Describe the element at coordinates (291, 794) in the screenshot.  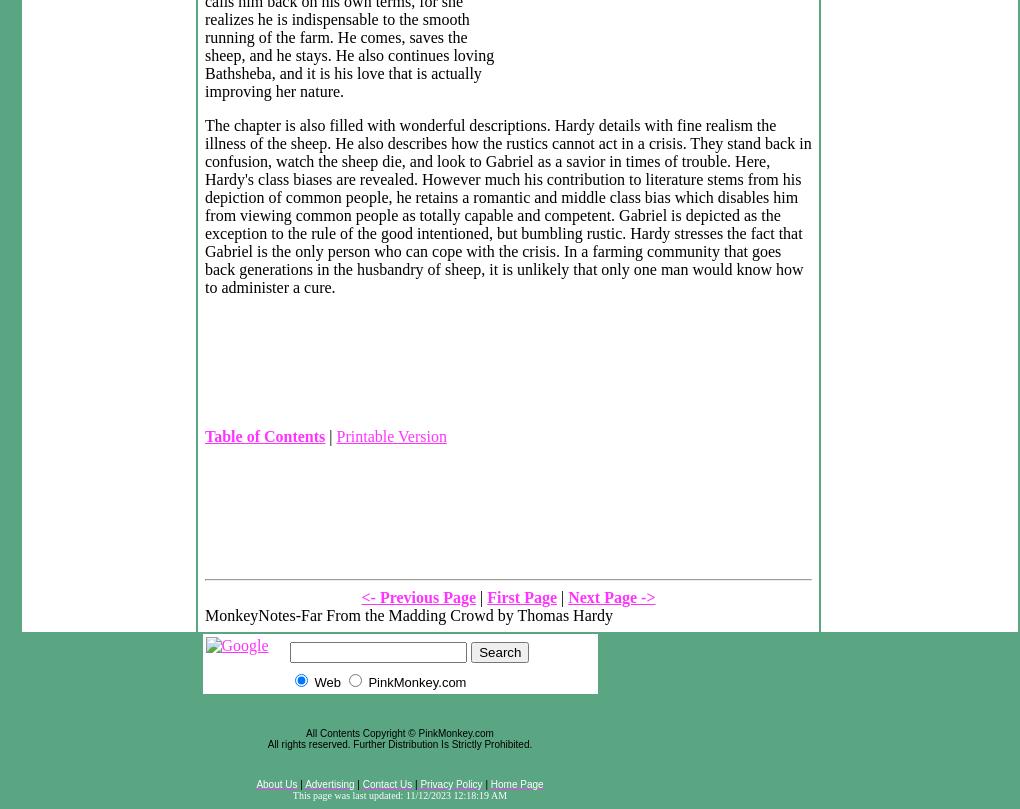
I see `'This page was last updated: 11/12/2023 12:18:19 AM'` at that location.